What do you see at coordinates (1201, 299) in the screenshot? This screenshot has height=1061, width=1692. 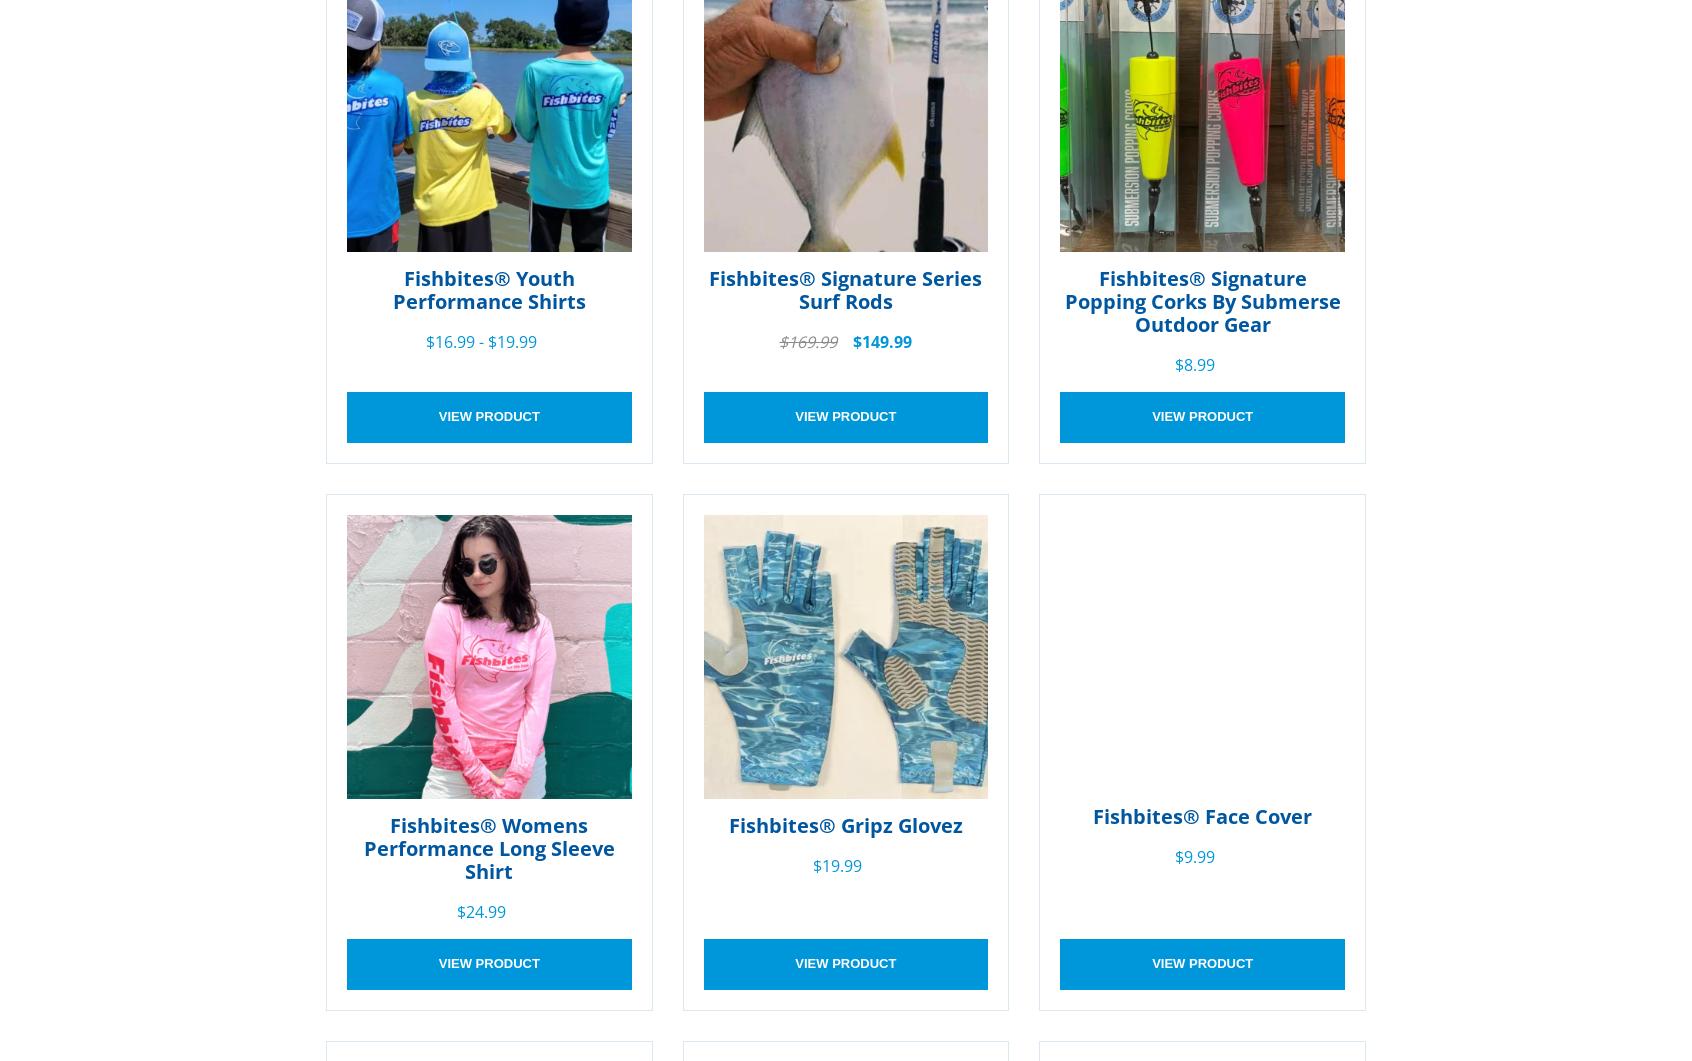 I see `'Fishbites® Signature Popping Corks By Submerse Outdoor Gear'` at bounding box center [1201, 299].